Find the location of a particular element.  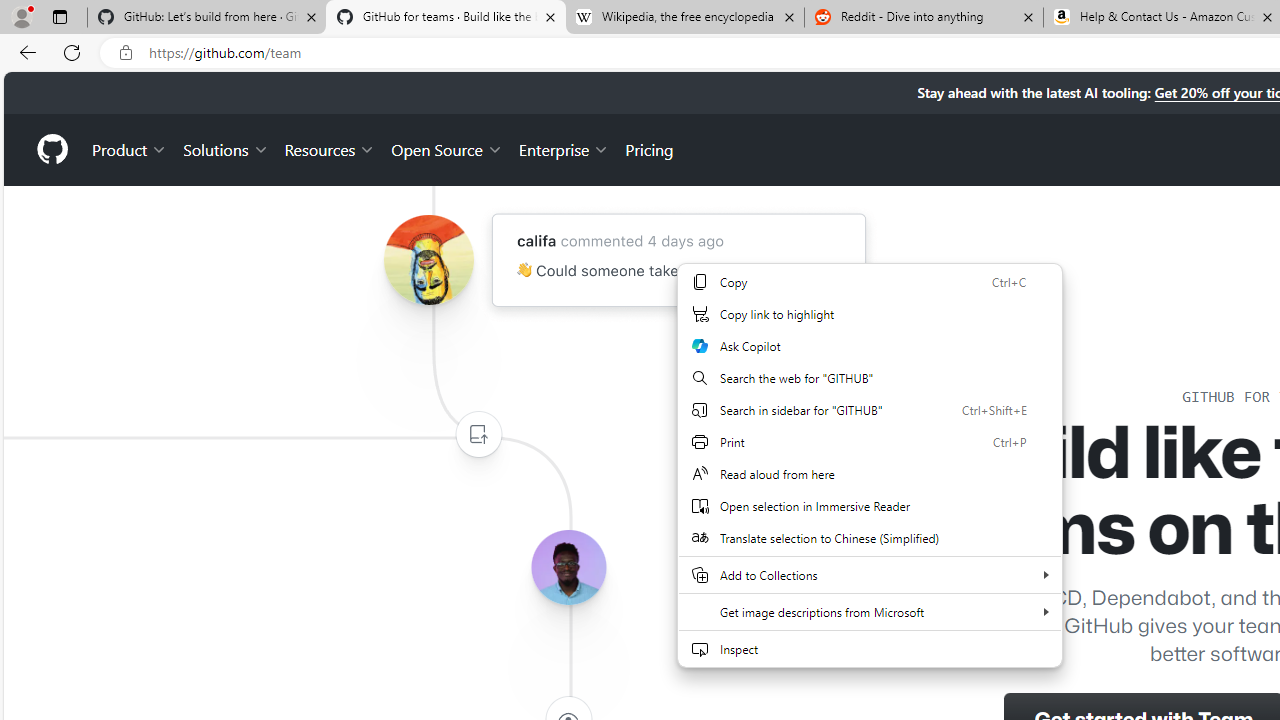

'Inspect' is located at coordinates (870, 649).